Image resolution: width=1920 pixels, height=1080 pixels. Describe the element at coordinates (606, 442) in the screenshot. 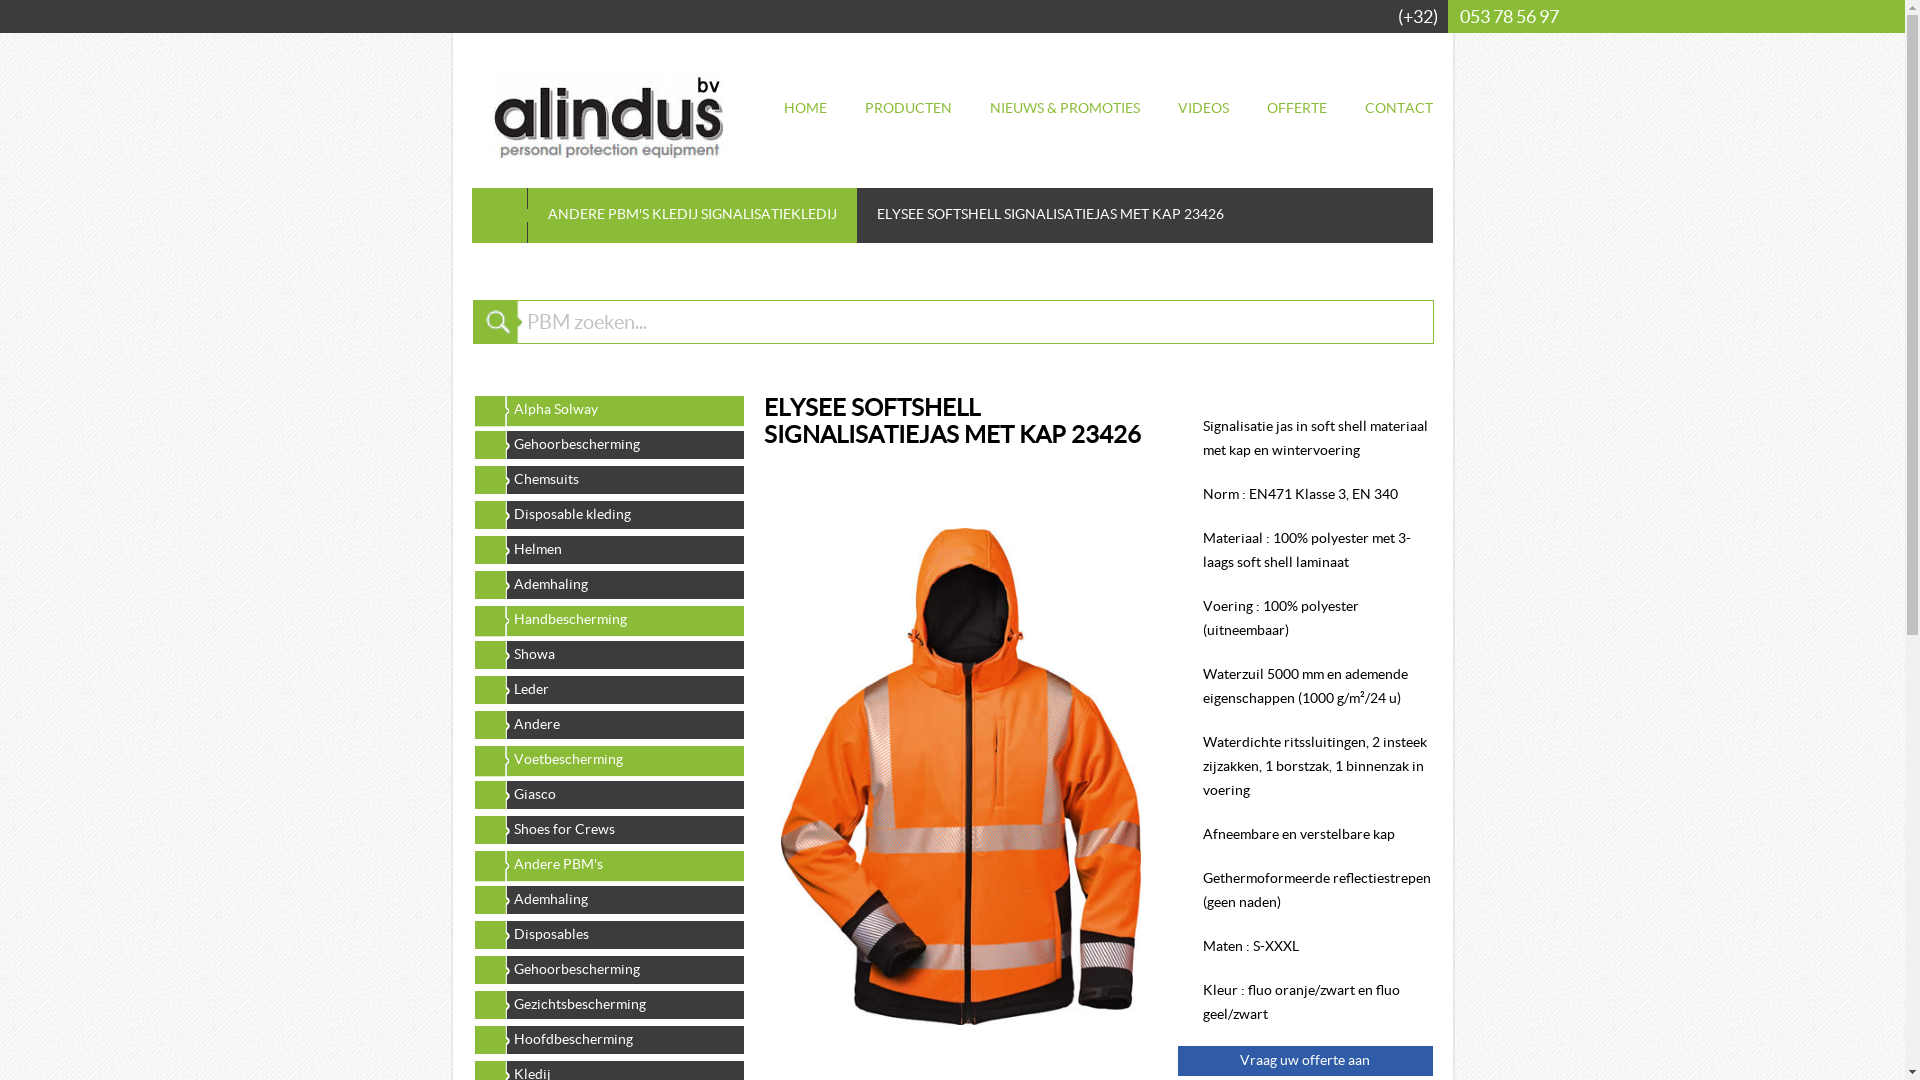

I see `'Gehoorbescherming'` at that location.